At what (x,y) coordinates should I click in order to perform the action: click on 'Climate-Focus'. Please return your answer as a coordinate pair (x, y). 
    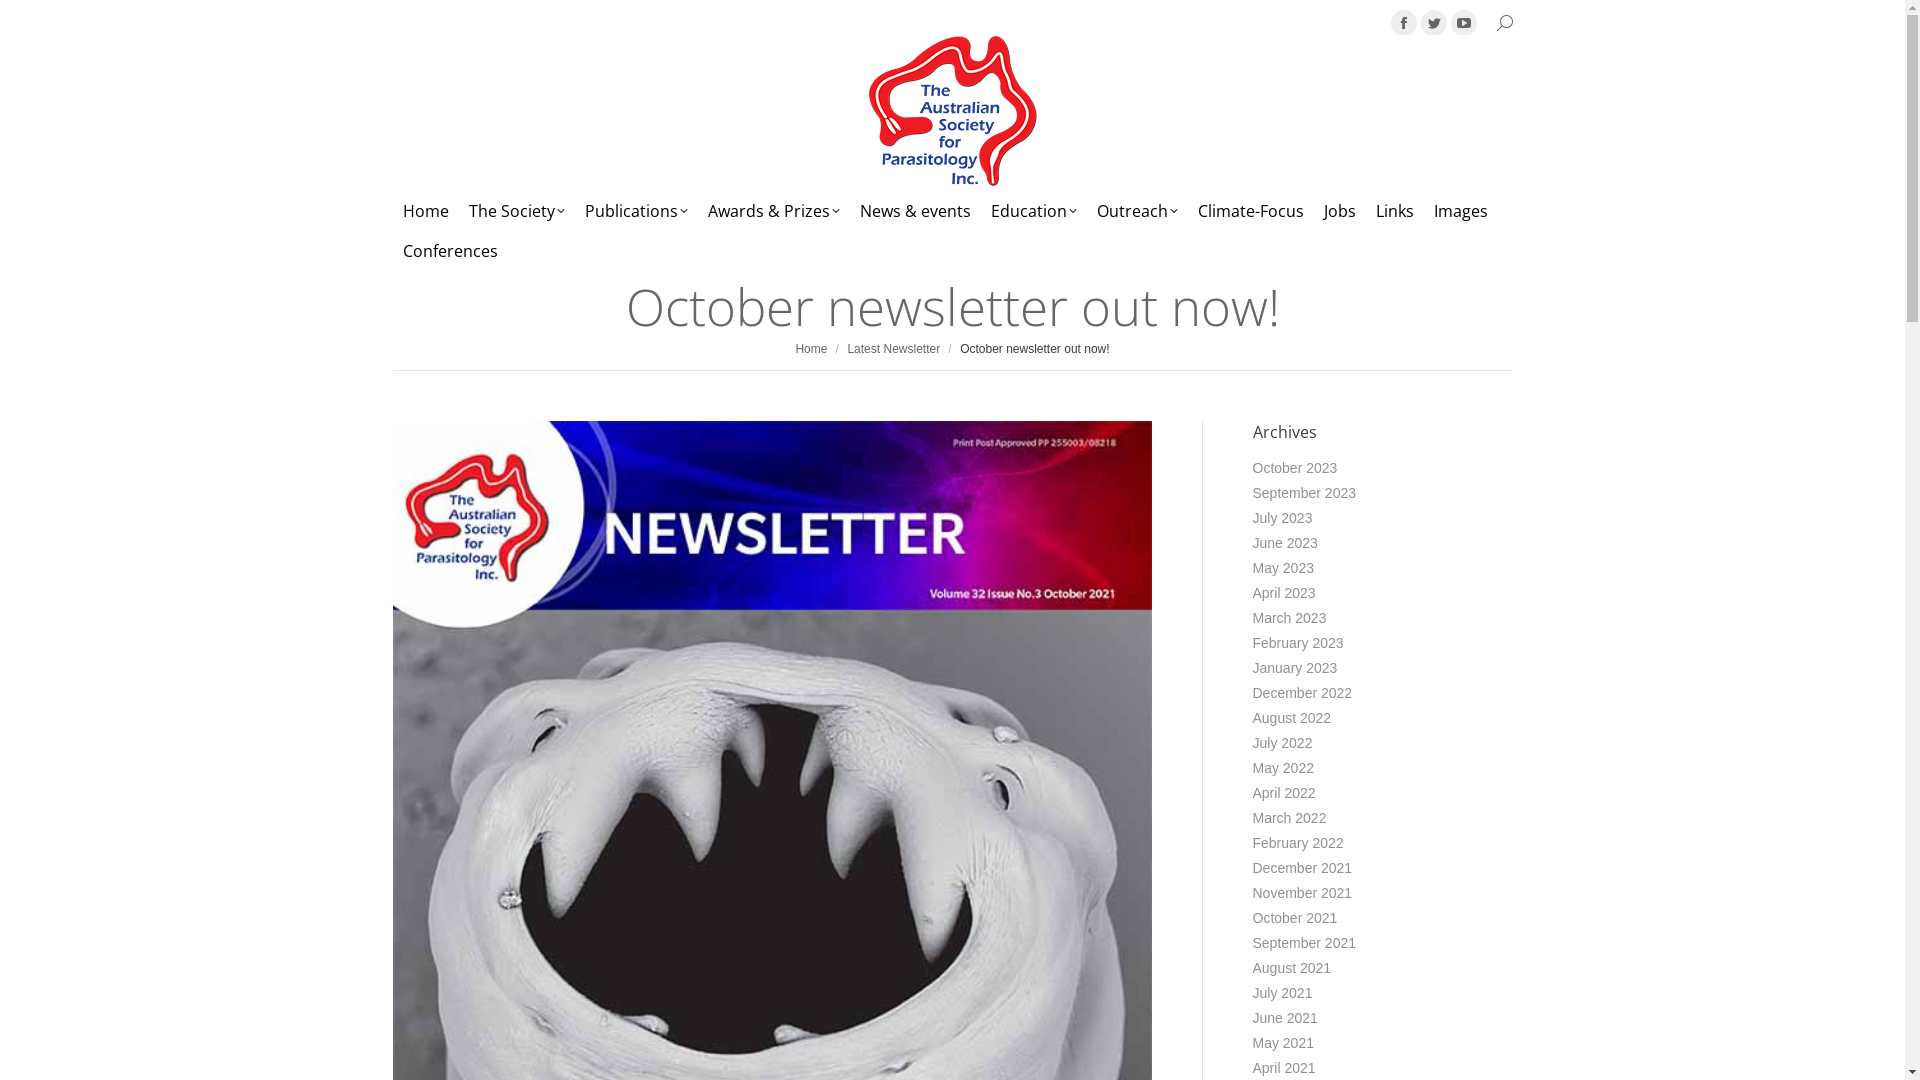
    Looking at the image, I should click on (1250, 211).